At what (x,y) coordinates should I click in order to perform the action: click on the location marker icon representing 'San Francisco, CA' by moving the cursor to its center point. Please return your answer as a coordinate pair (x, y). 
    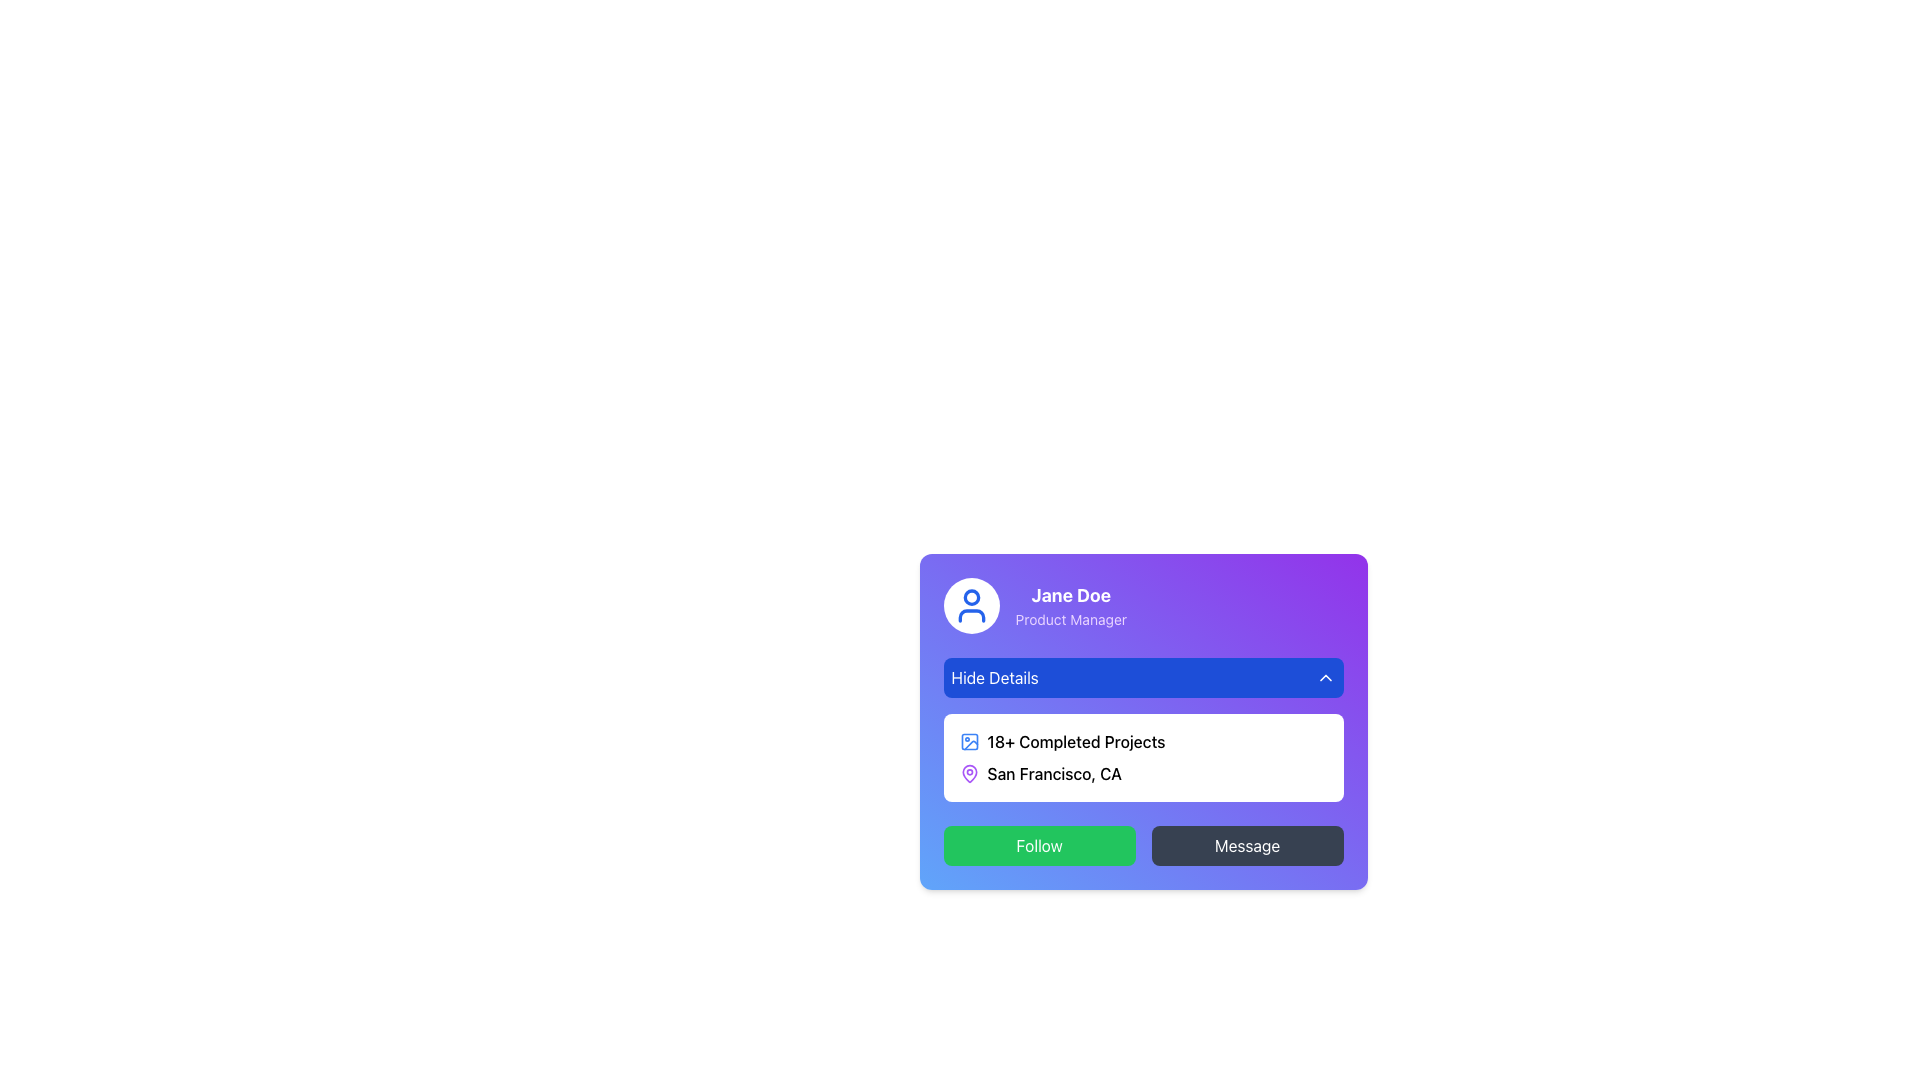
    Looking at the image, I should click on (969, 773).